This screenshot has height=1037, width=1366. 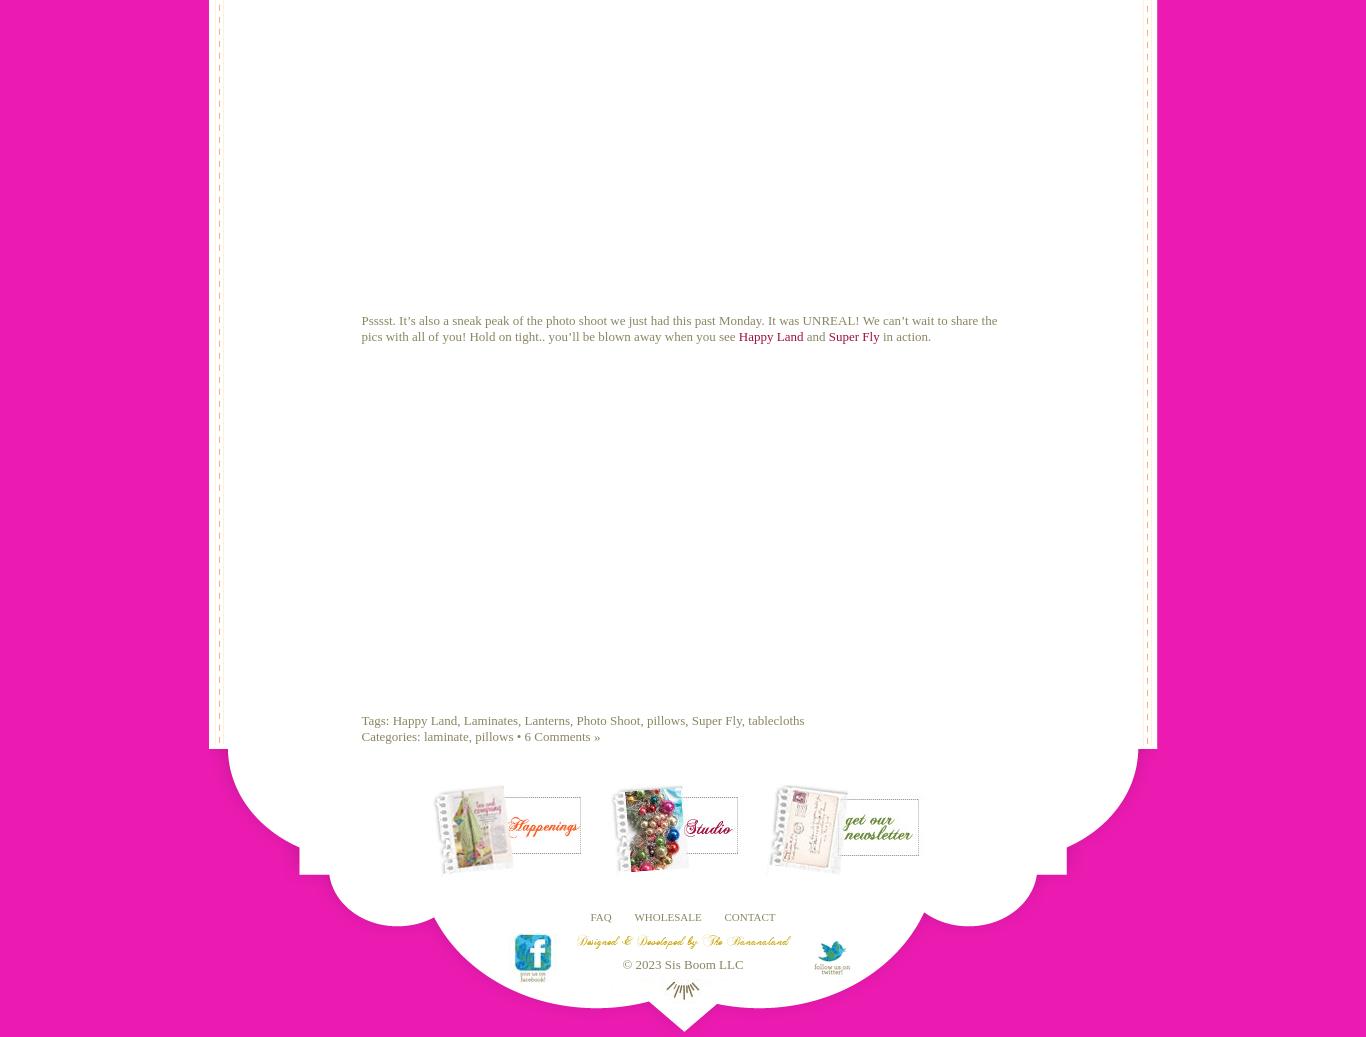 What do you see at coordinates (723, 915) in the screenshot?
I see `'Contact'` at bounding box center [723, 915].